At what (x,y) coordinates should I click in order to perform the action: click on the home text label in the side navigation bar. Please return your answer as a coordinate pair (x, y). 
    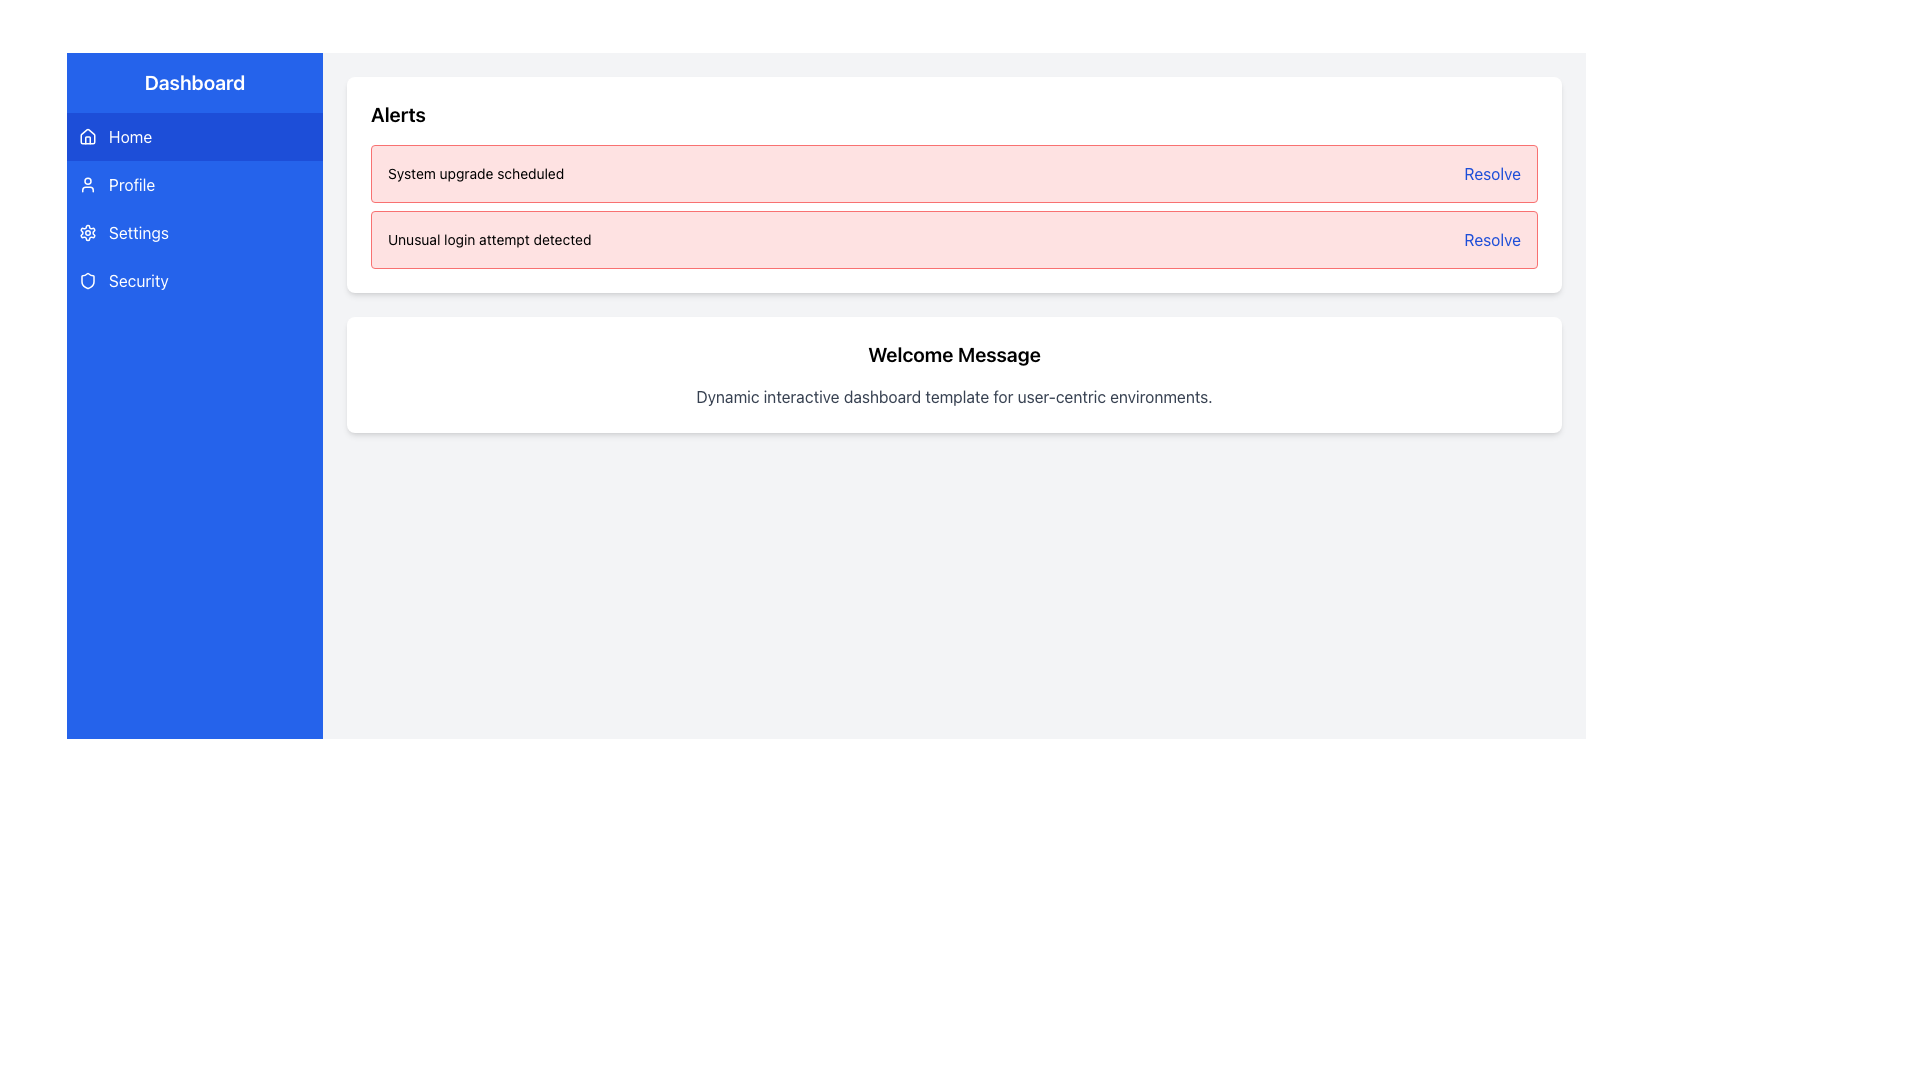
    Looking at the image, I should click on (129, 136).